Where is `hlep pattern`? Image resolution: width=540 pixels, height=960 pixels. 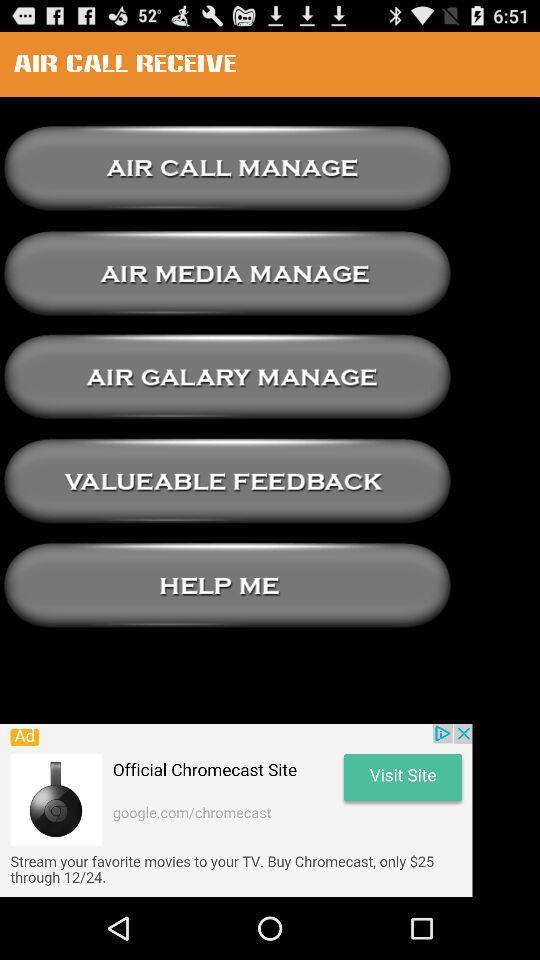
hlep pattern is located at coordinates (226, 585).